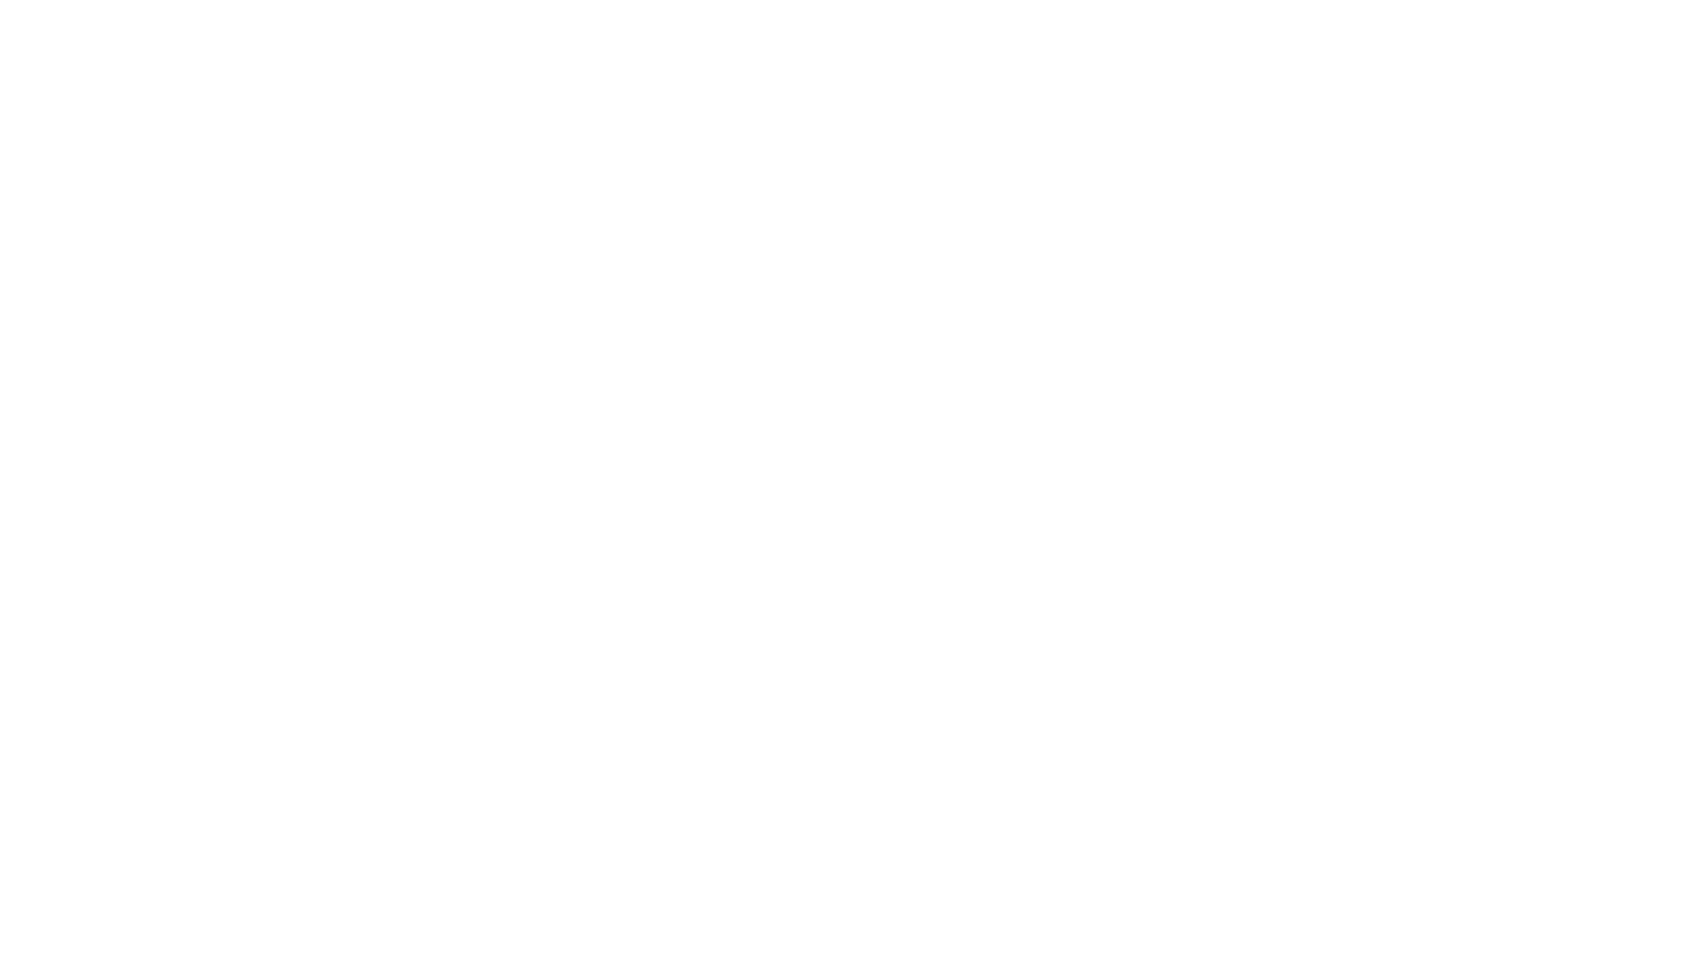 Image resolution: width=1704 pixels, height=975 pixels. I want to click on 'Quick Links', so click(1101, 608).